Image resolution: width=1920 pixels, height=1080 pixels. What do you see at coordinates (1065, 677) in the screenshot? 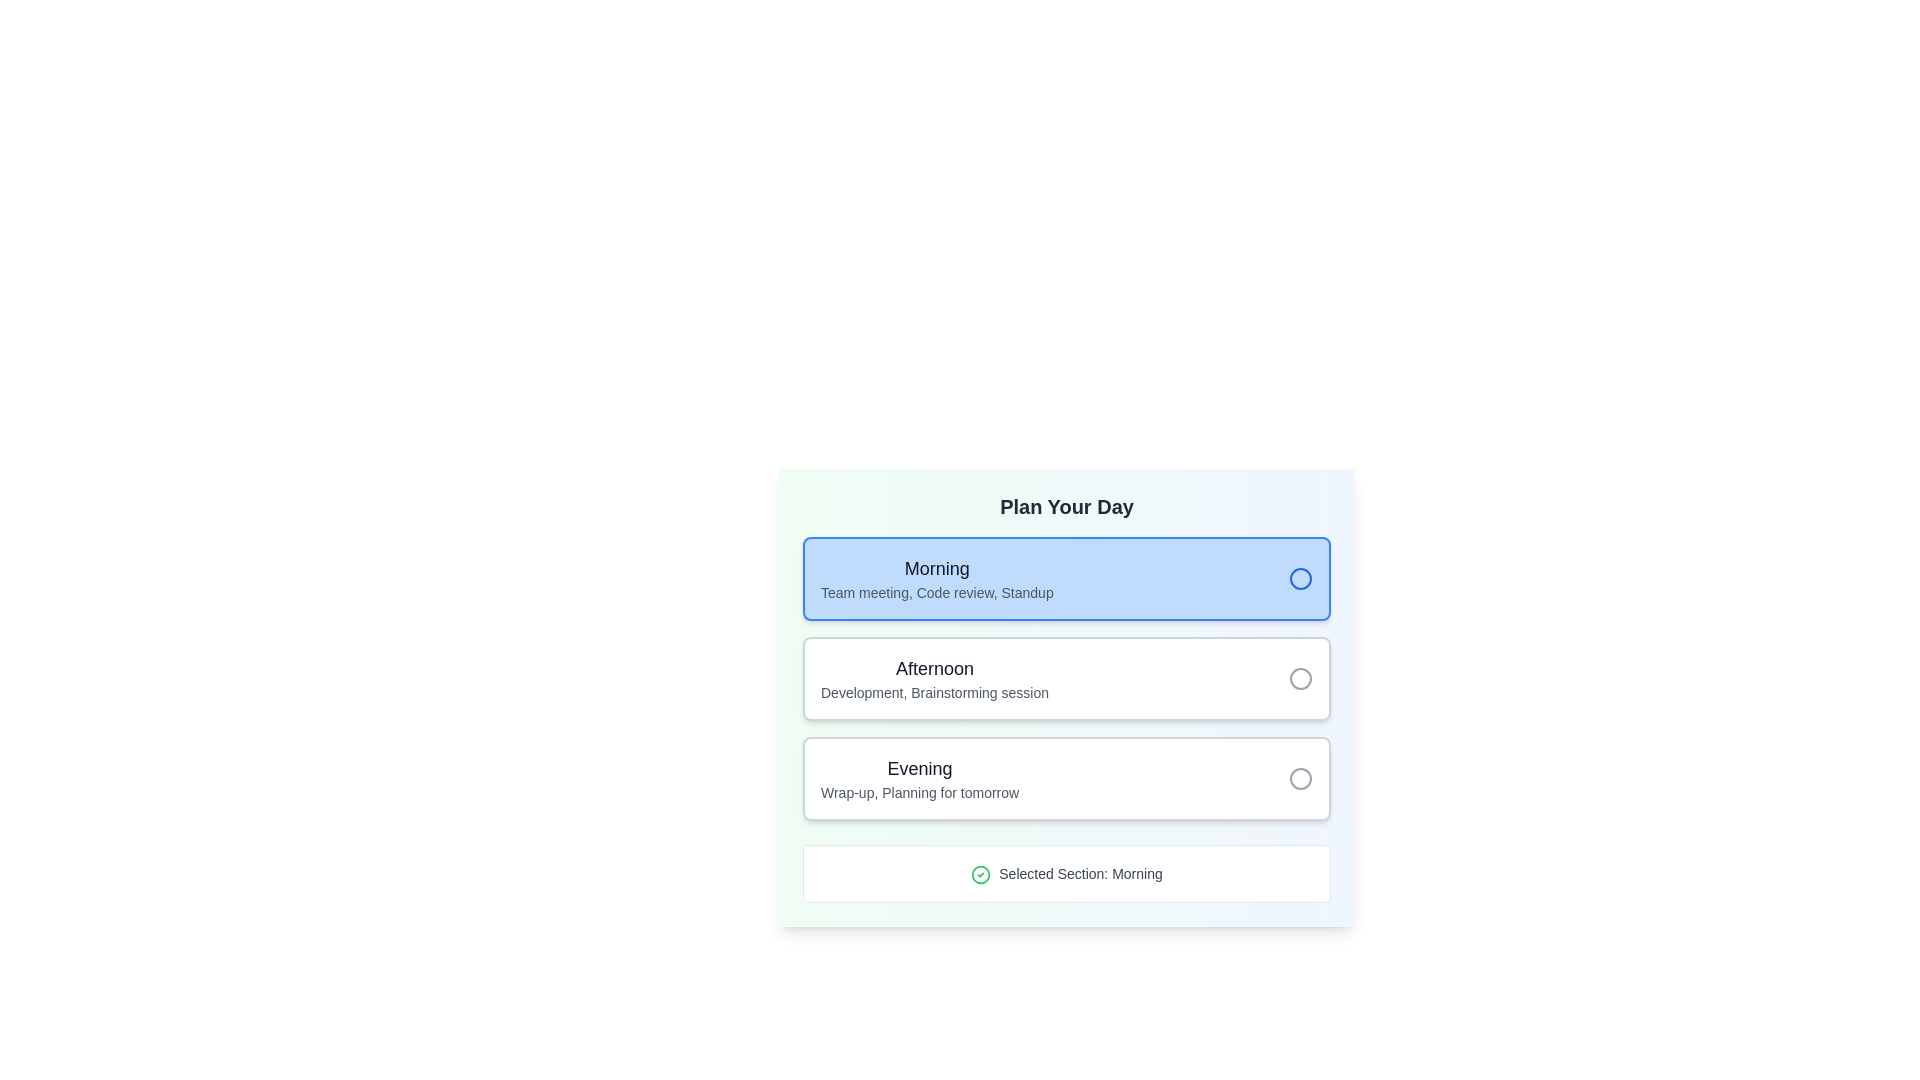
I see `the selectable list item titled 'Afternoon' with the subheading 'Development, Brainstorming session'` at bounding box center [1065, 677].